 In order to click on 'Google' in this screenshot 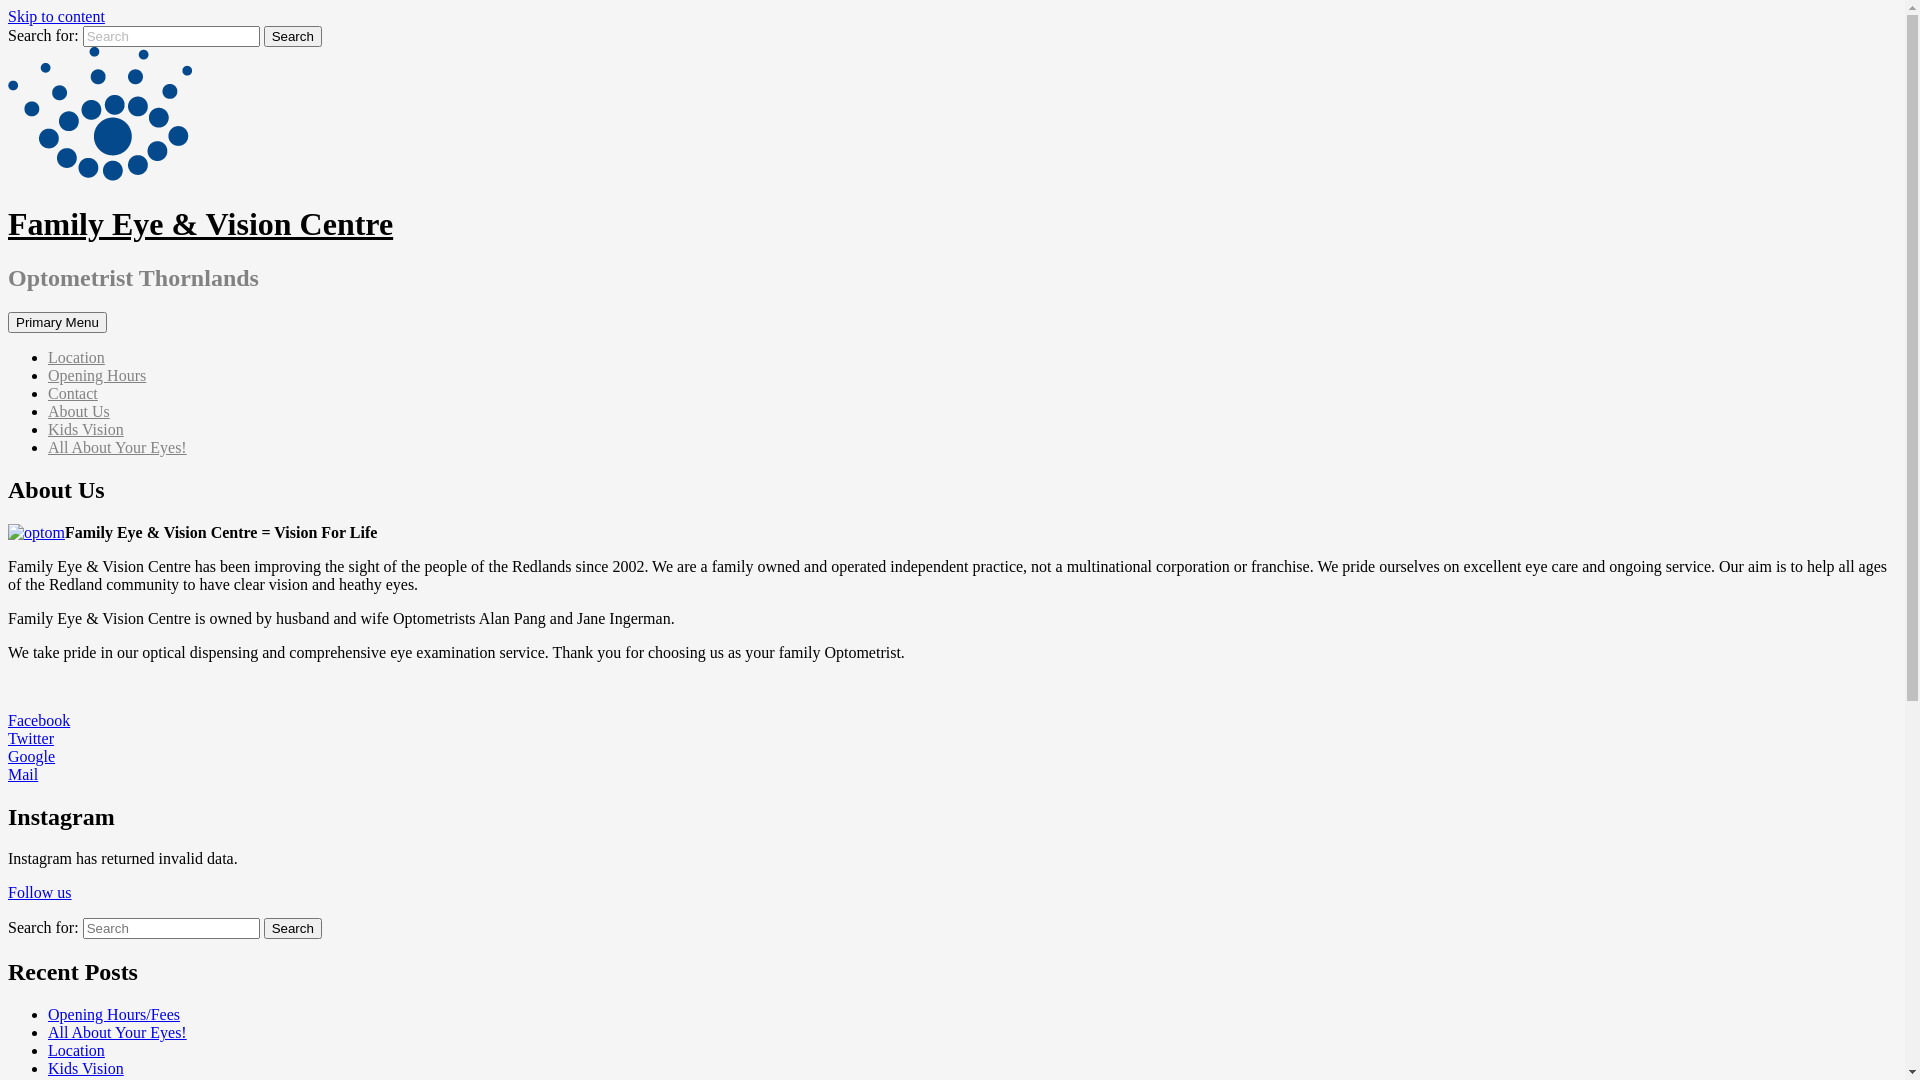, I will do `click(31, 756)`.